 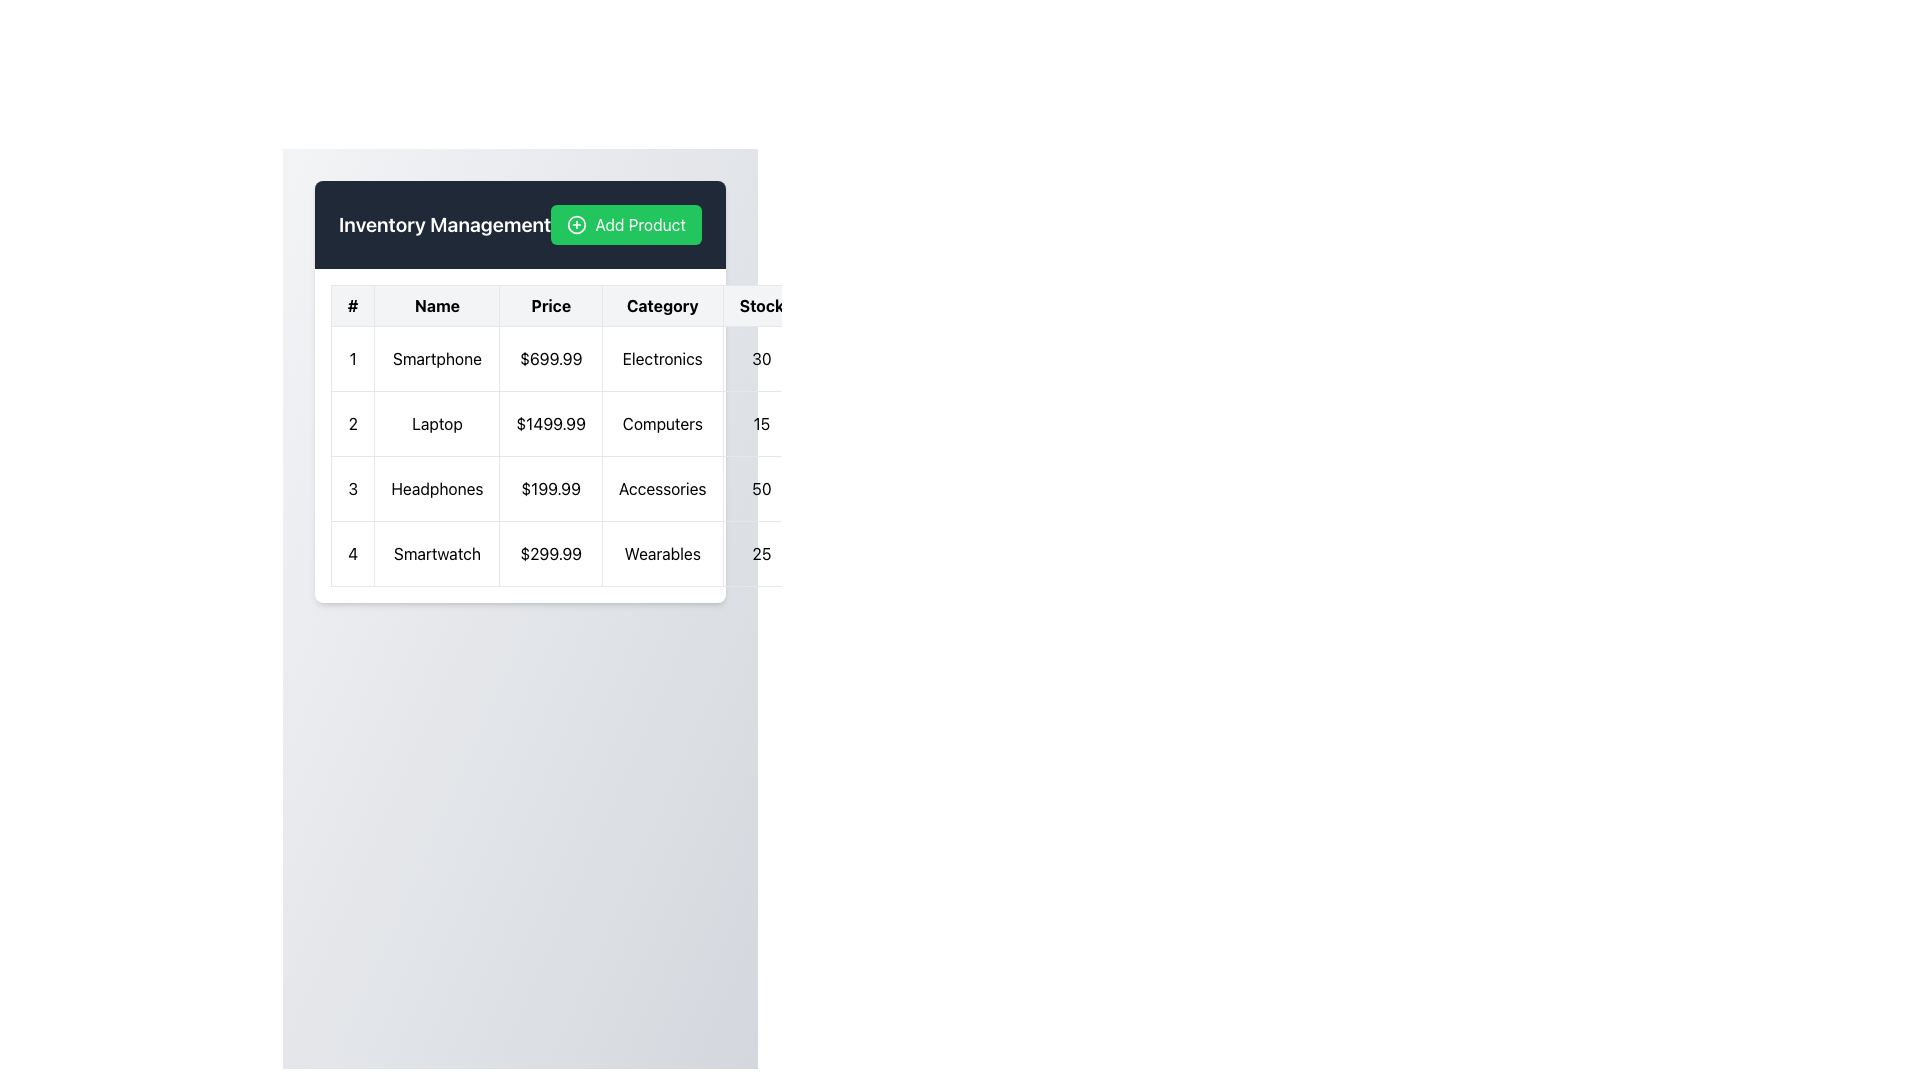 What do you see at coordinates (760, 554) in the screenshot?
I see `the table cell containing the text '25', located in the fourth row and last column of the inventory management table` at bounding box center [760, 554].